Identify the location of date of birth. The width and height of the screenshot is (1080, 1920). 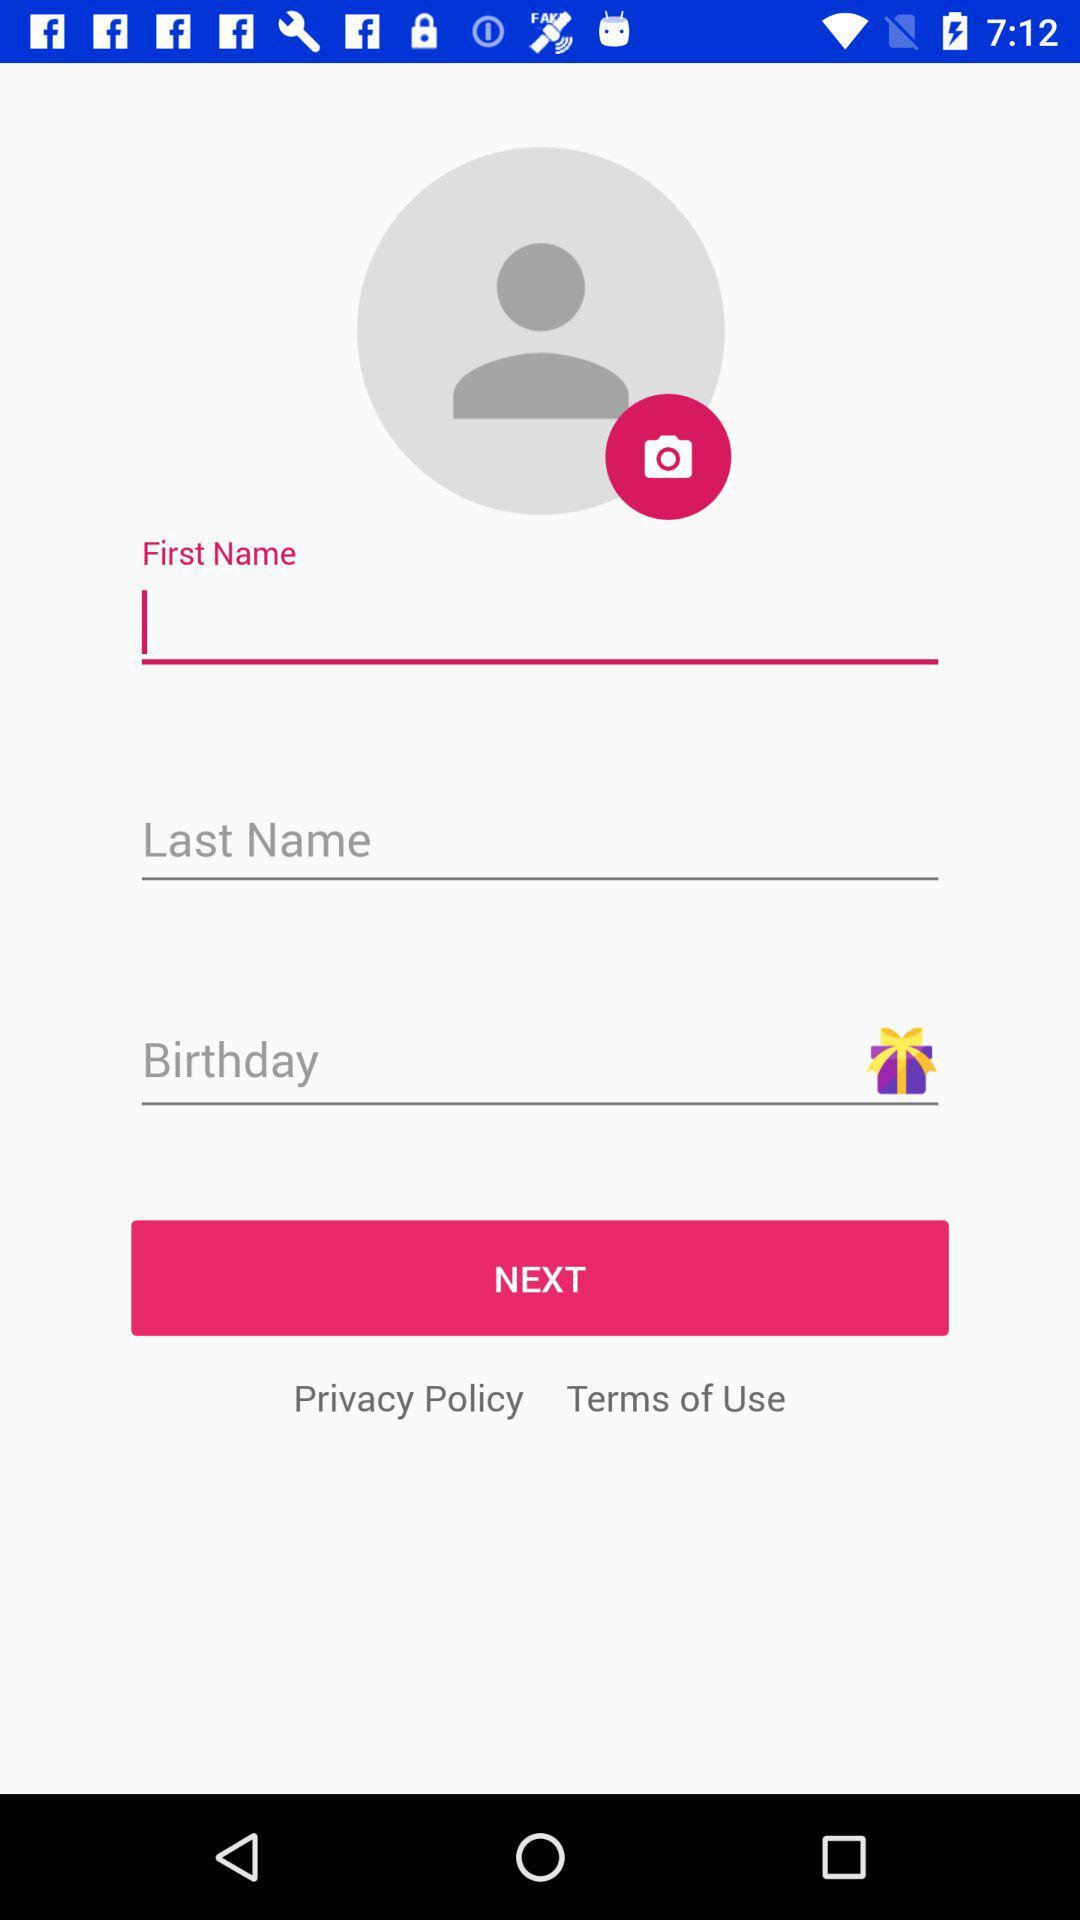
(540, 1060).